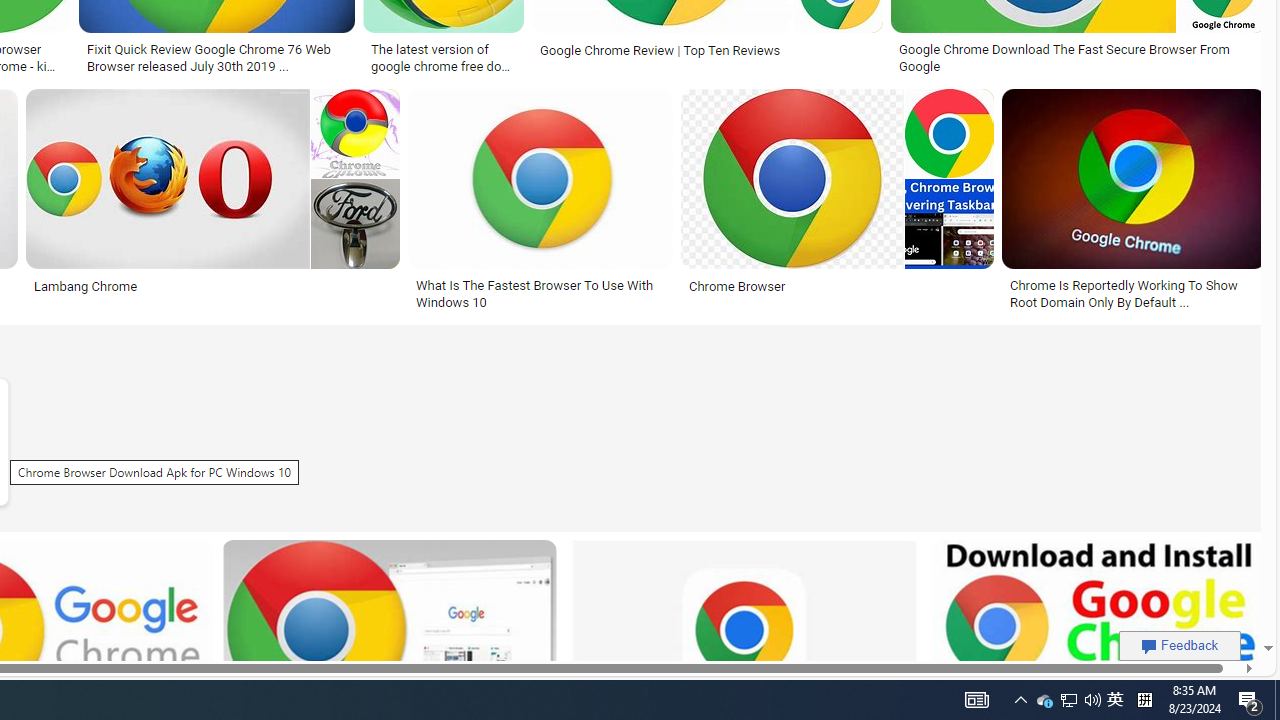 The width and height of the screenshot is (1280, 720). I want to click on 'Google Chrome Review | Top Ten Reviews', so click(707, 49).